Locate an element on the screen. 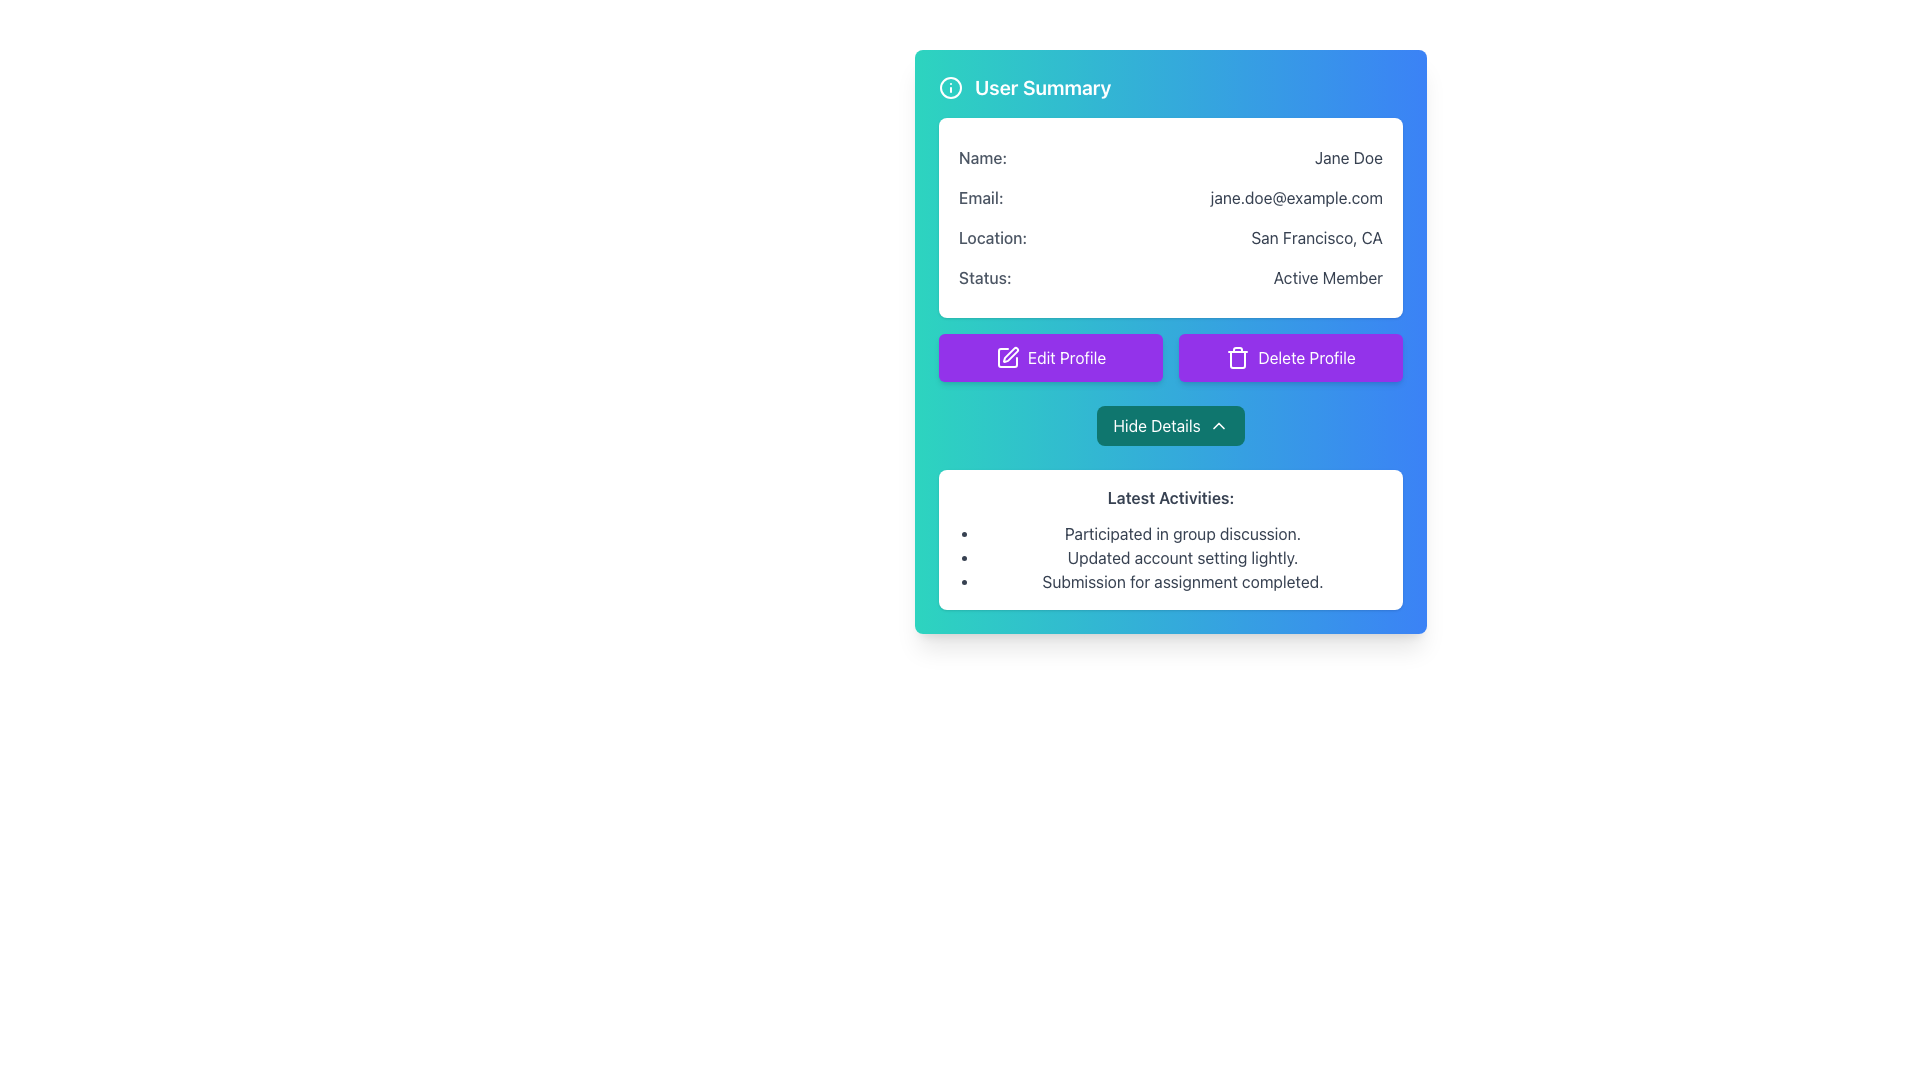  the delete profile button located at the bottom center of the user interface, positioned directly to the right of the 'Edit Profile' button is located at coordinates (1291, 357).